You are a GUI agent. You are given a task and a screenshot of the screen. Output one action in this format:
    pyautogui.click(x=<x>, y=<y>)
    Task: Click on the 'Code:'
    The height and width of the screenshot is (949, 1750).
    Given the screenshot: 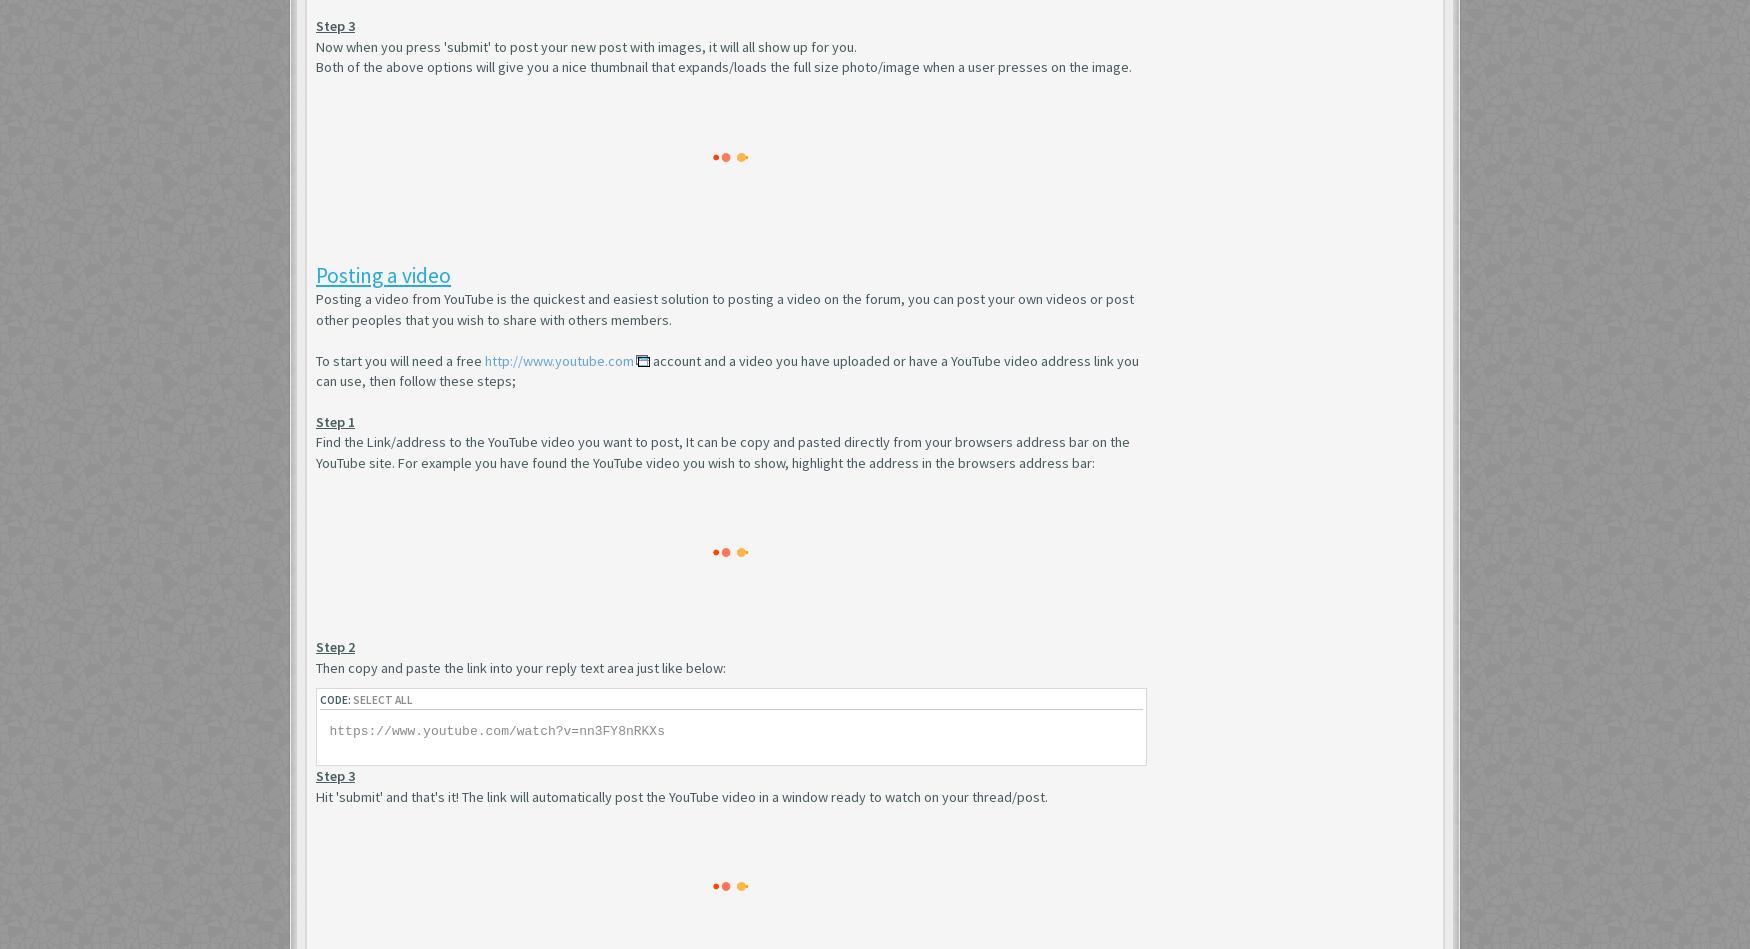 What is the action you would take?
    pyautogui.click(x=336, y=699)
    